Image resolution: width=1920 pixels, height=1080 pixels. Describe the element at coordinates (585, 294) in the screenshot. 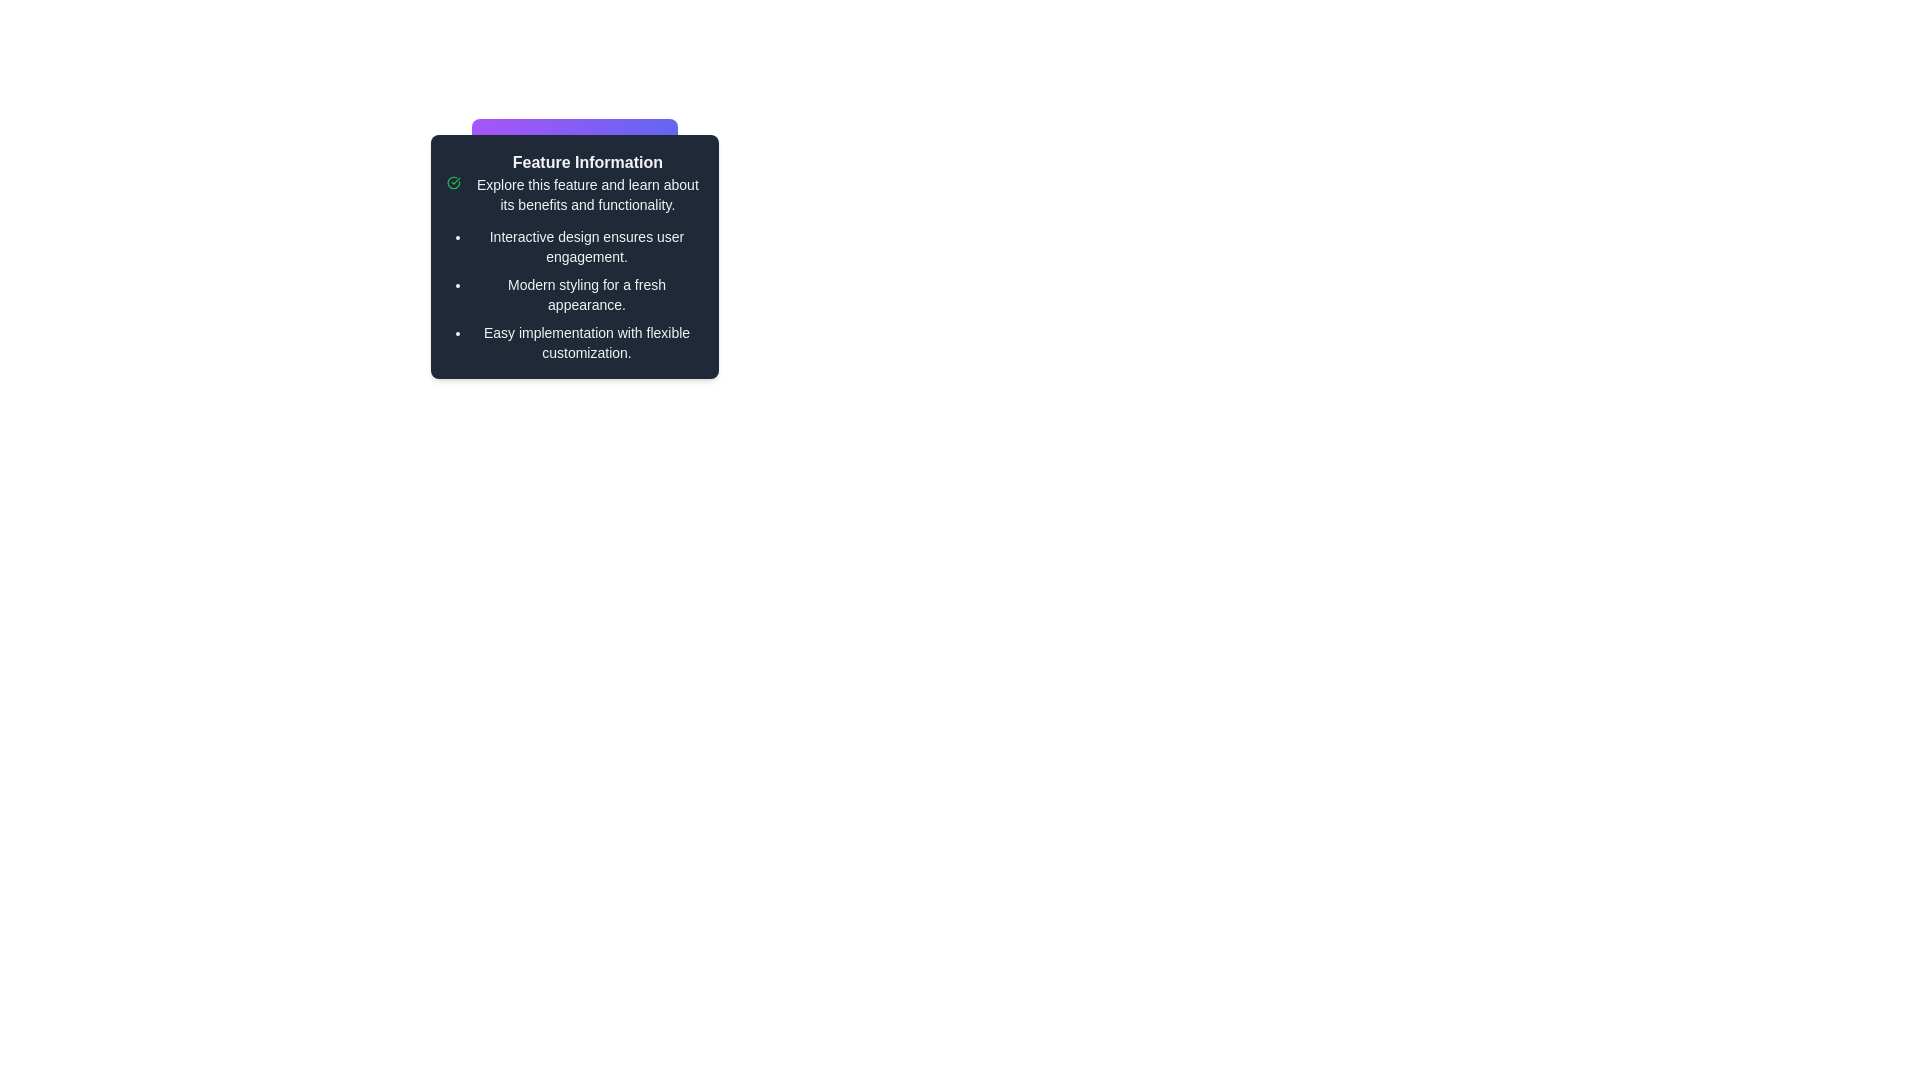

I see `the static text that provides supplementary information about a feature's appearance, located in the second position of a three-item bulleted list within the 'Feature Information' section` at that location.